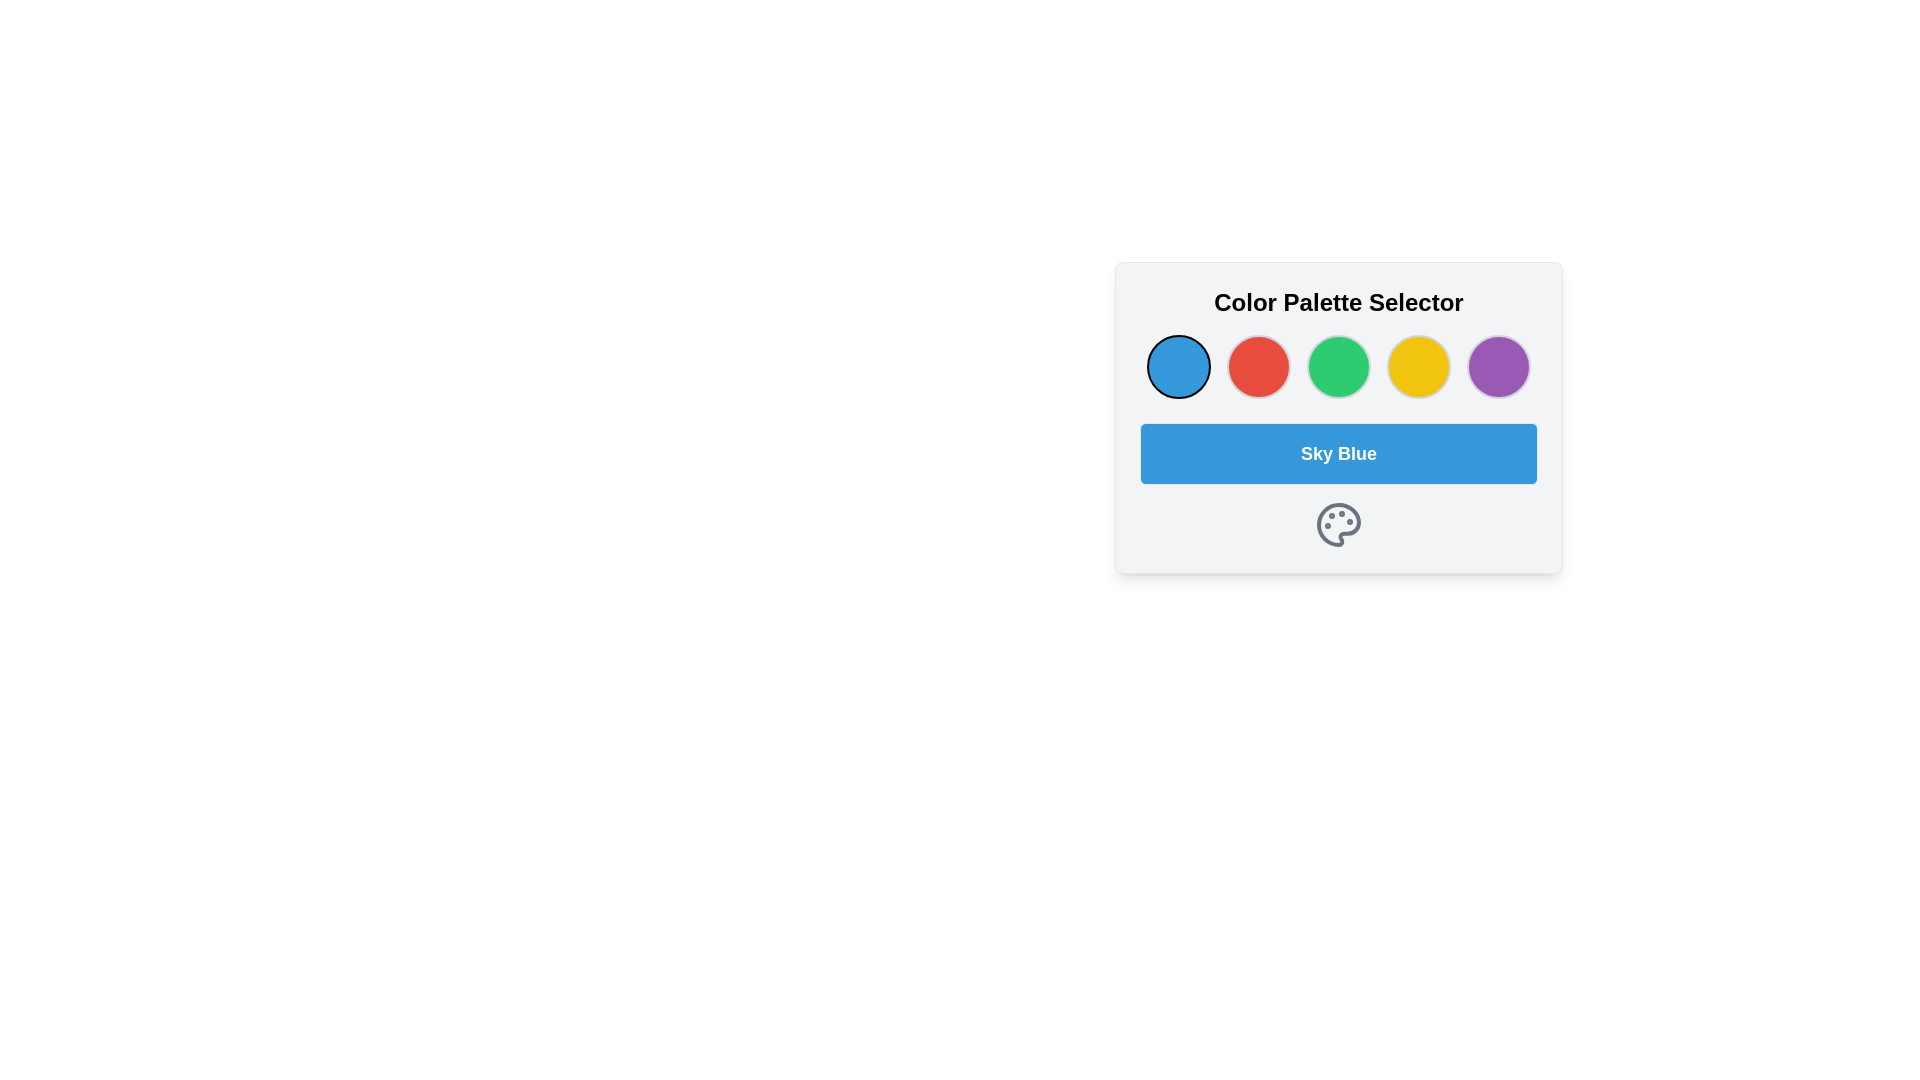 The height and width of the screenshot is (1080, 1920). Describe the element at coordinates (1179, 366) in the screenshot. I see `the first circular button in the Color Palette Selector` at that location.